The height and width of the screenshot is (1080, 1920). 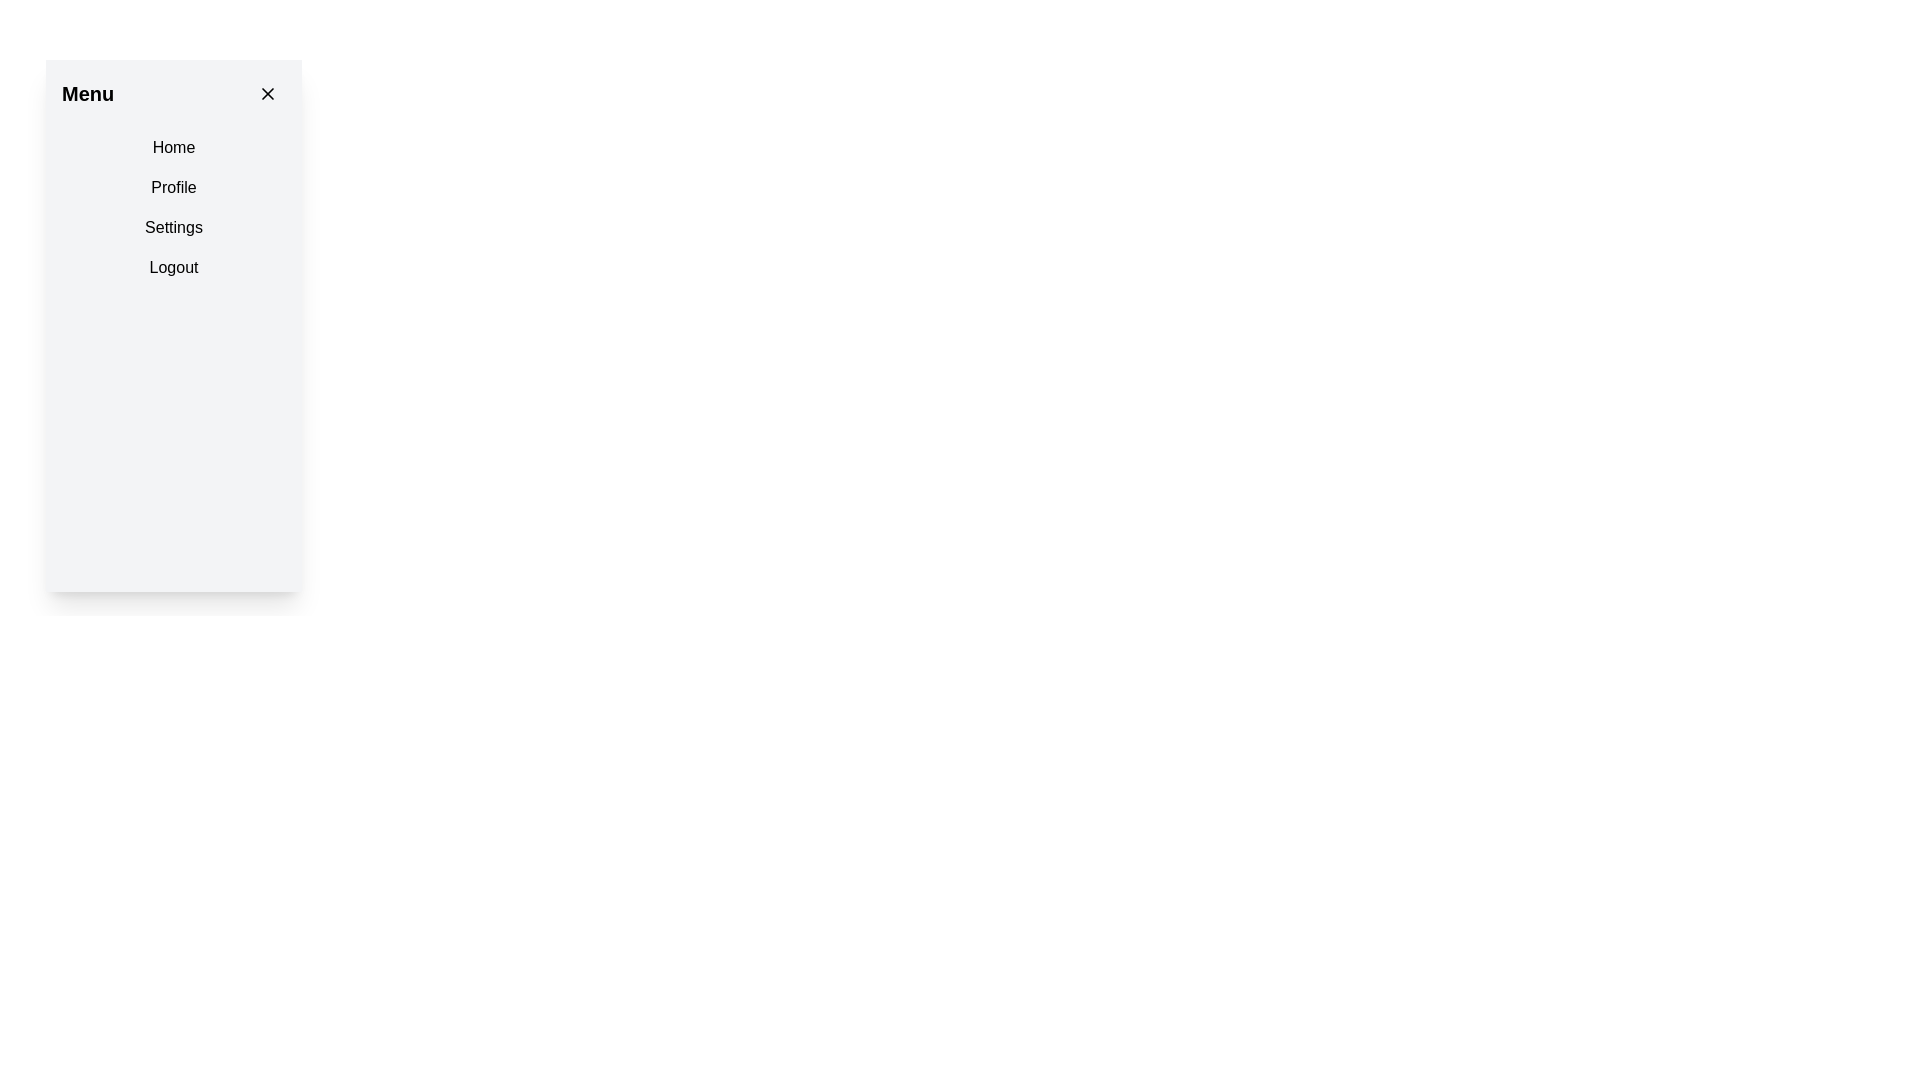 I want to click on the second item in the Menu or Navigation List, which is 'Profile', so click(x=173, y=208).